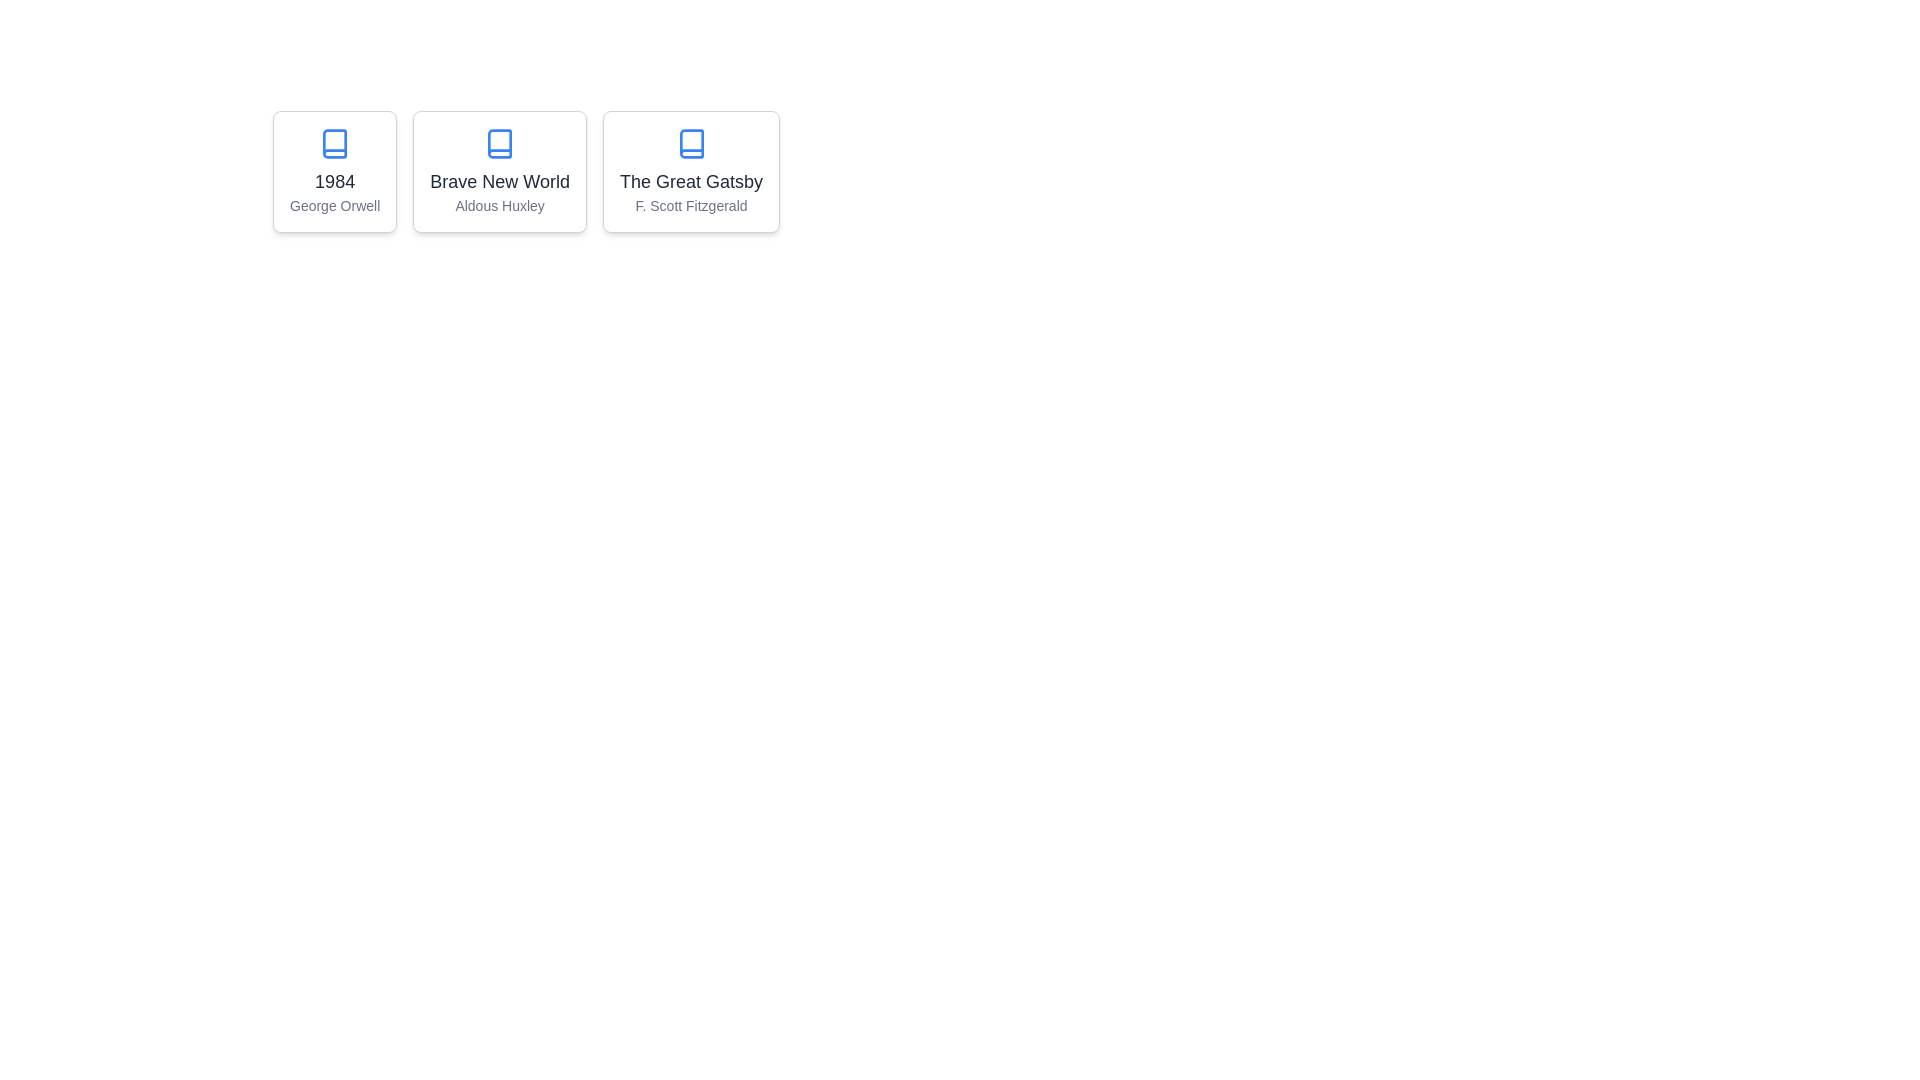 The height and width of the screenshot is (1080, 1920). I want to click on the blue book icon representing 'Brave New World' by Aldous Huxley, located at the top of the card layout, so click(500, 142).